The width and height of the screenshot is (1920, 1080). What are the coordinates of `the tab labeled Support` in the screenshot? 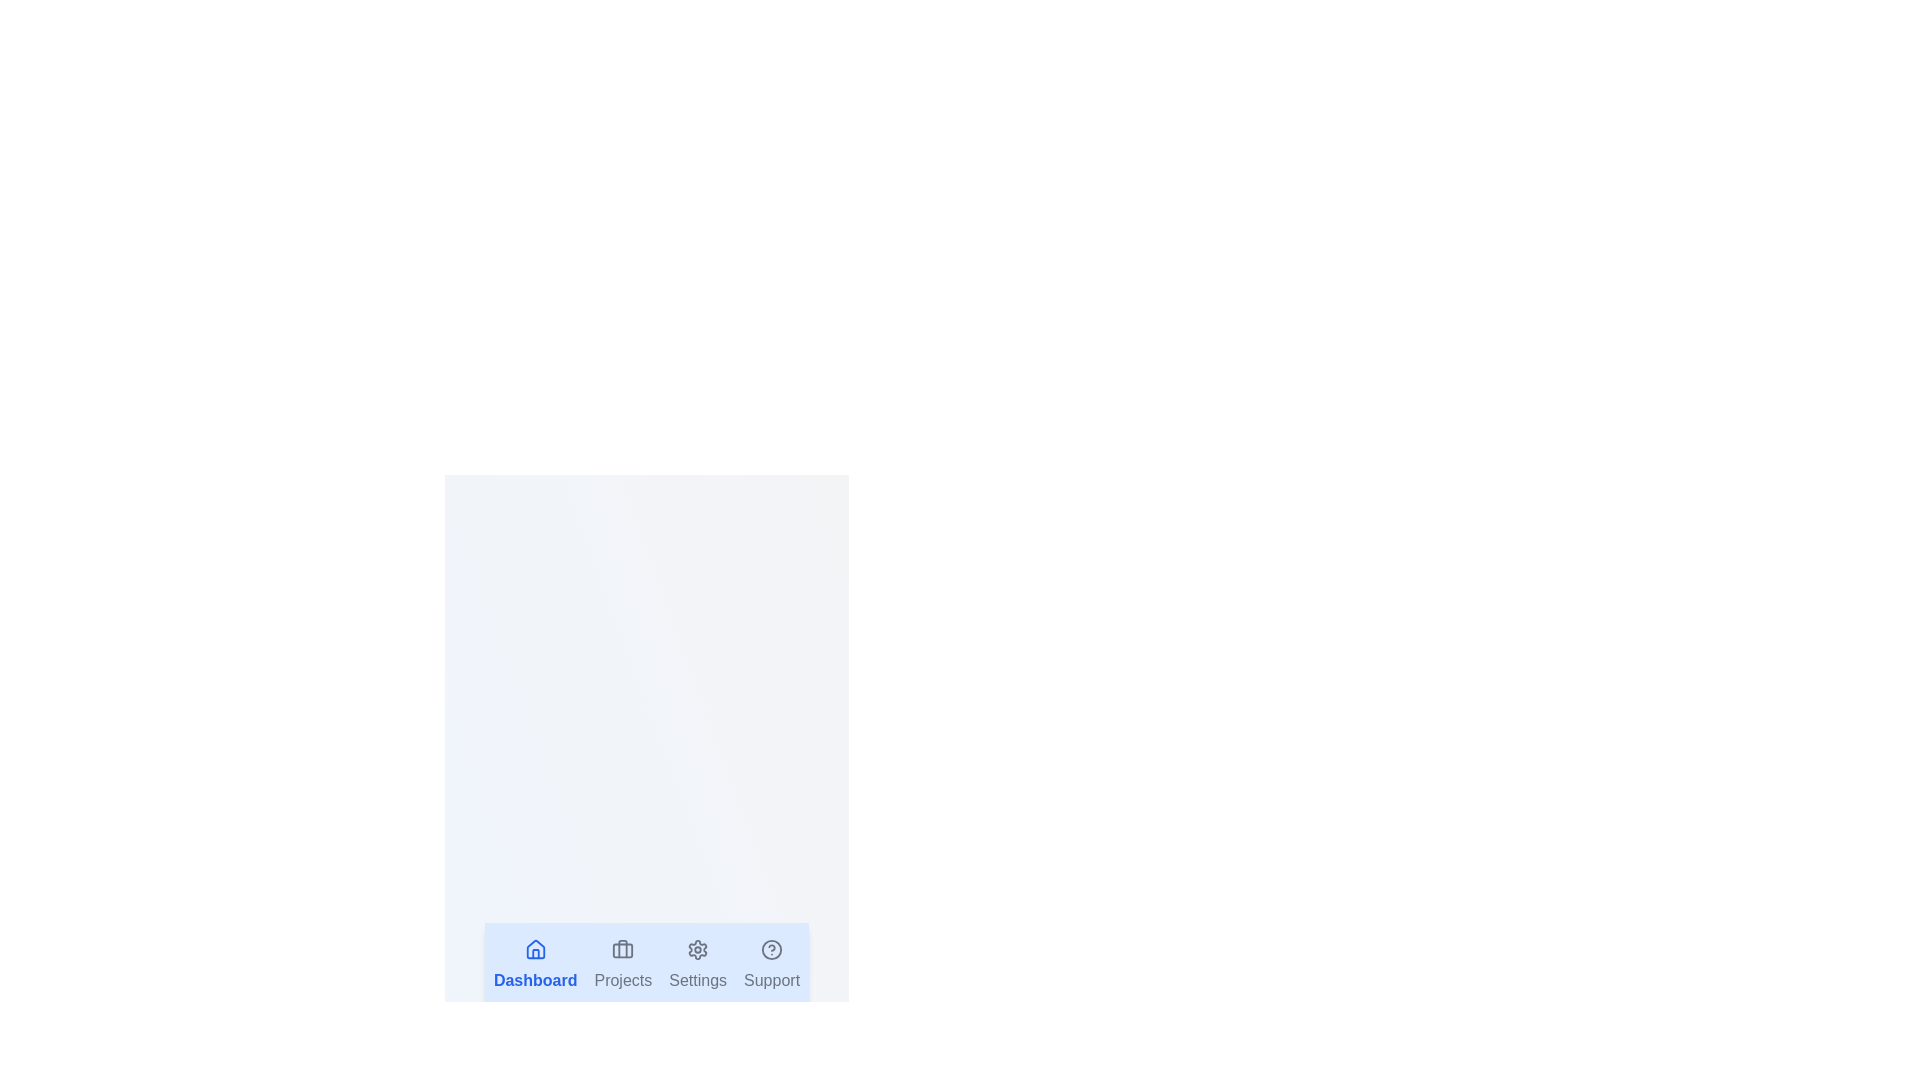 It's located at (771, 964).